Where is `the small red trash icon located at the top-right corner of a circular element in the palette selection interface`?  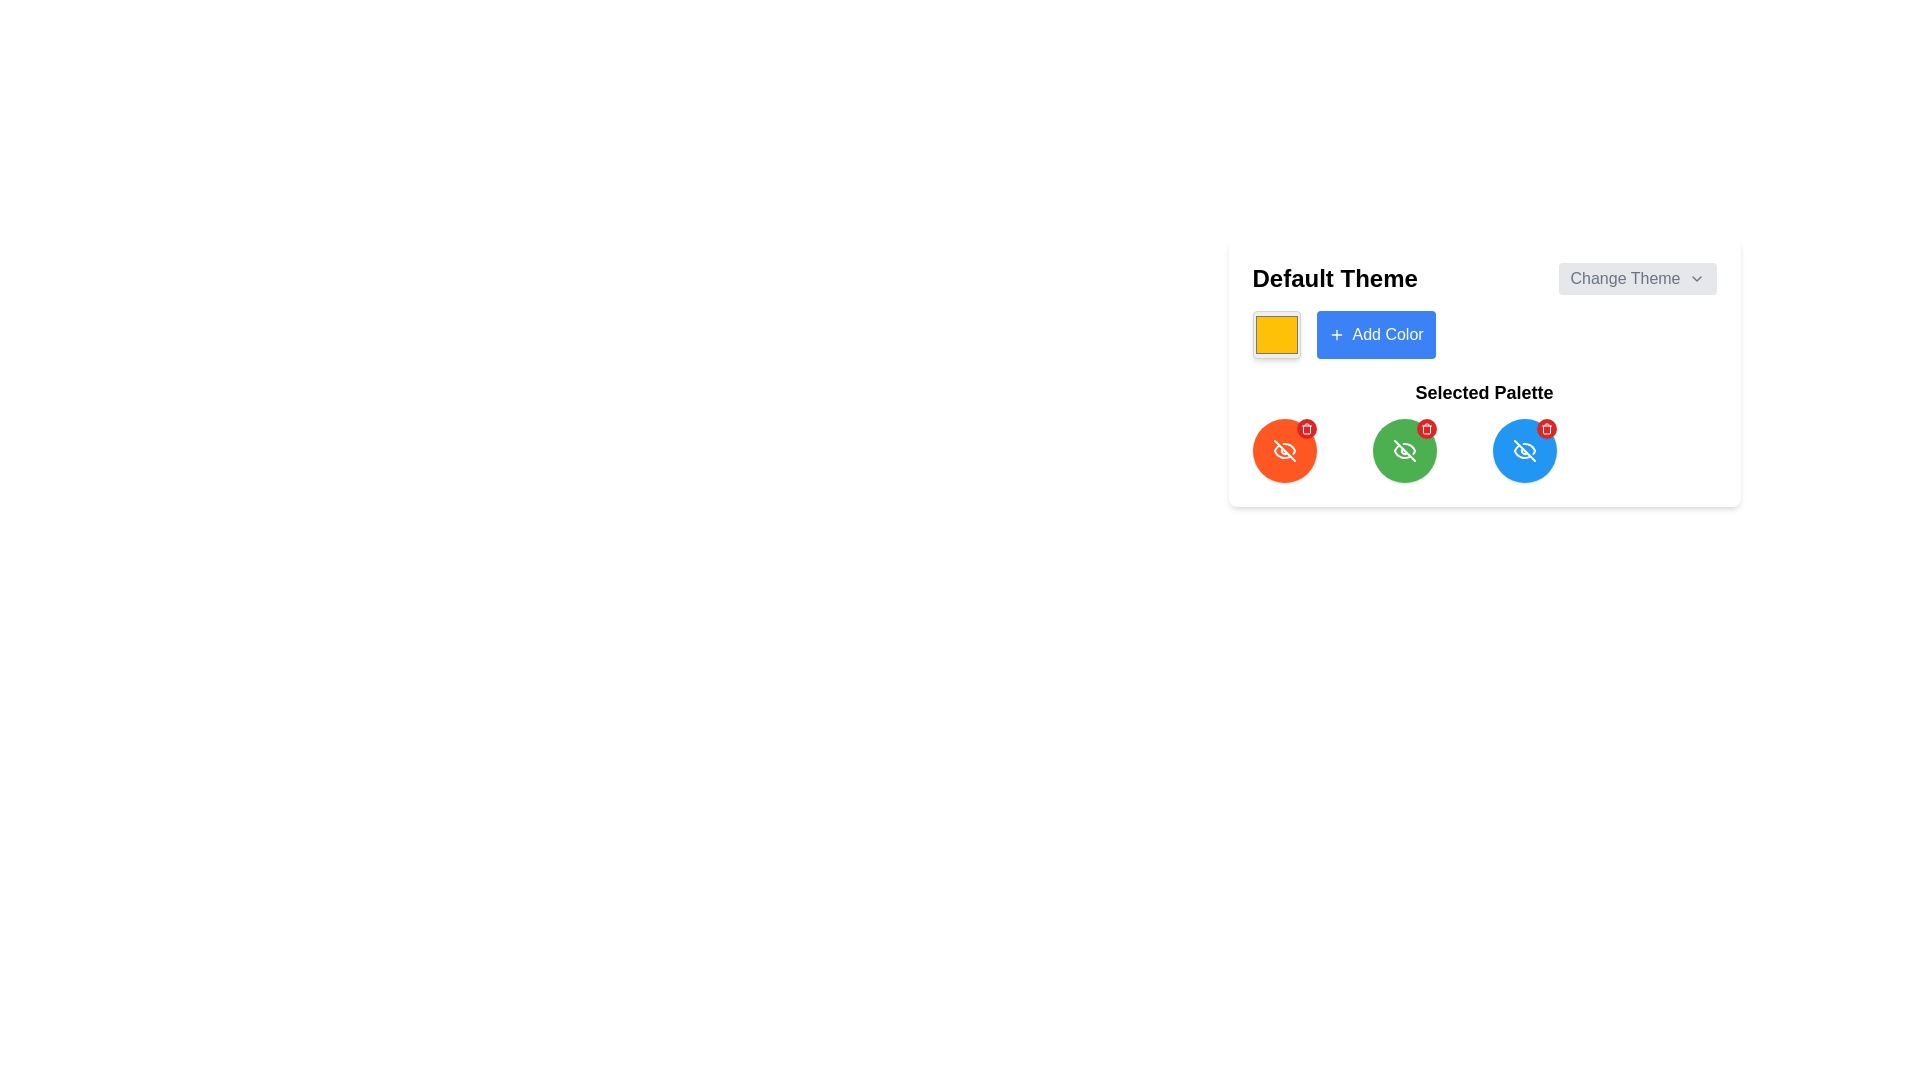 the small red trash icon located at the top-right corner of a circular element in the palette selection interface is located at coordinates (1425, 427).